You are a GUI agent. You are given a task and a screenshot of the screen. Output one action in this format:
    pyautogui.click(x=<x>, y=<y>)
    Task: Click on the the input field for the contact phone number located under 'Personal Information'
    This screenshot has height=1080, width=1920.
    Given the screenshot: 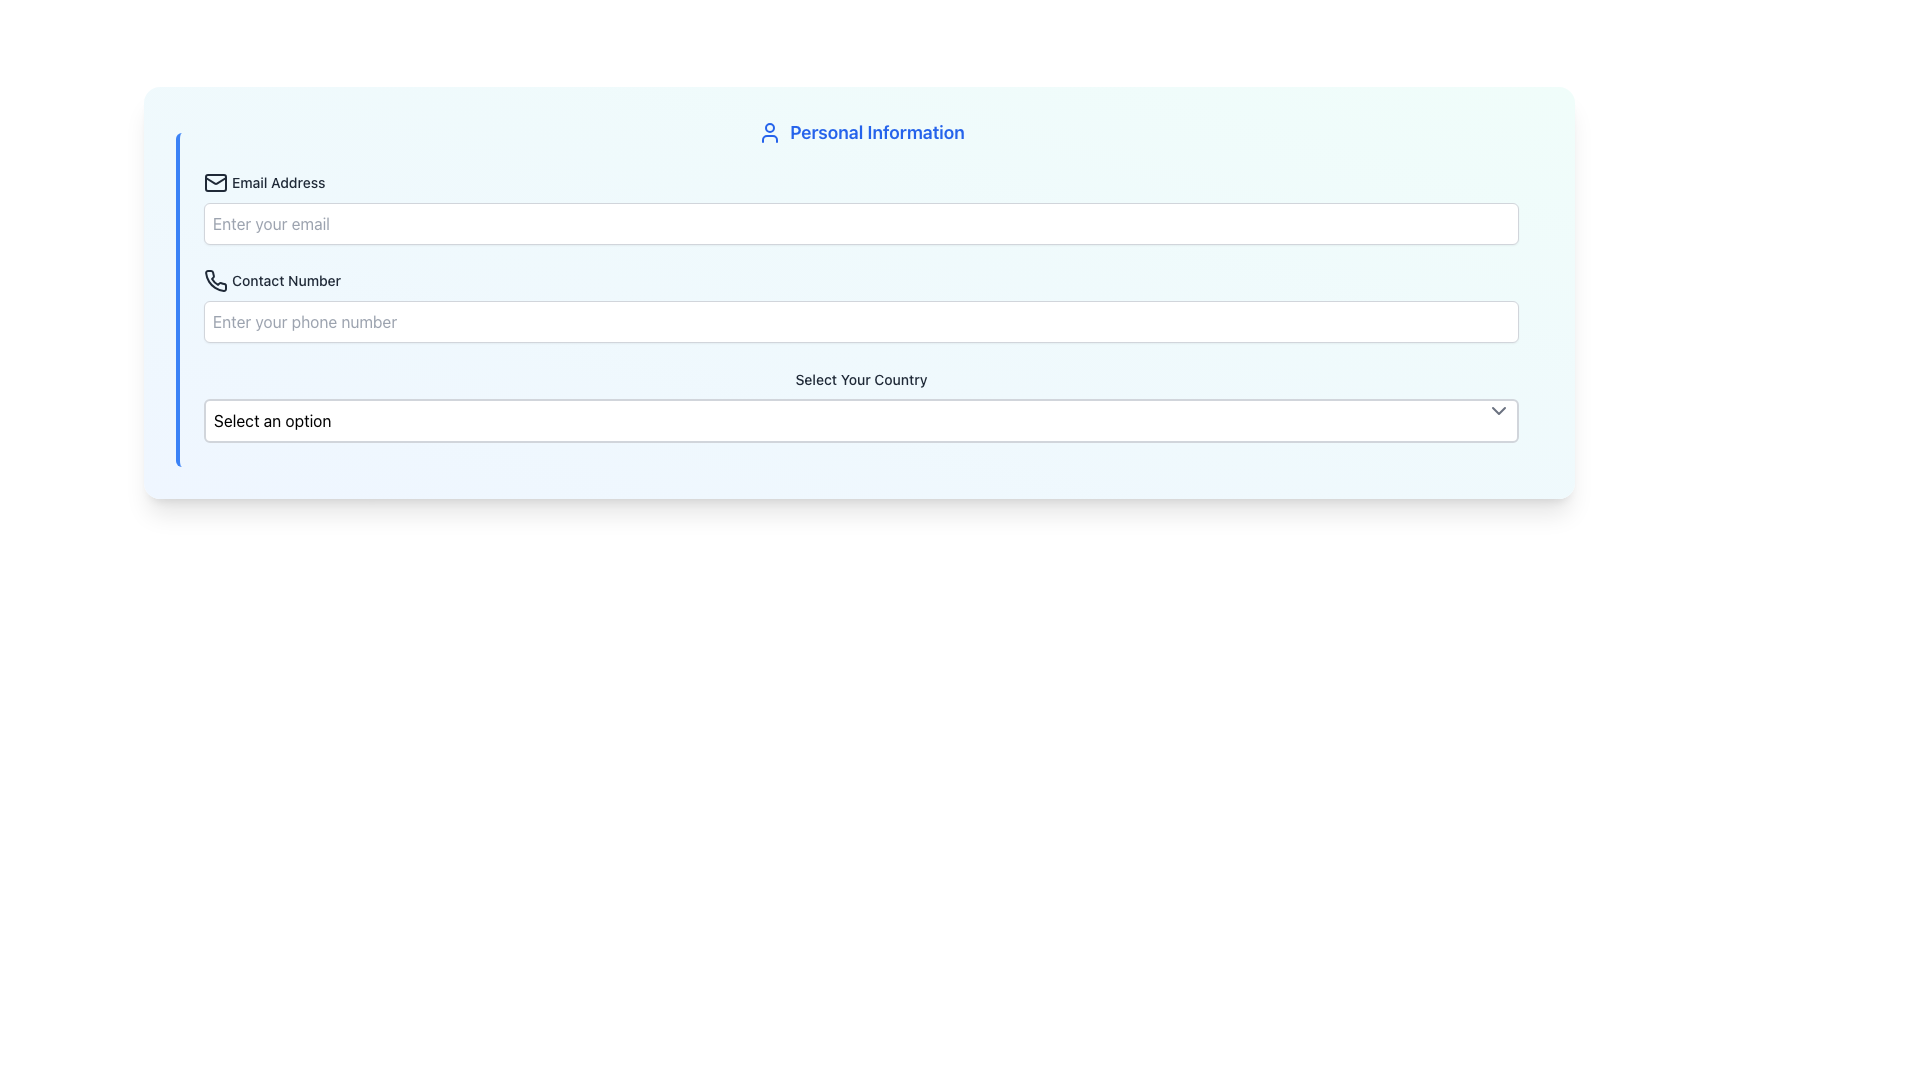 What is the action you would take?
    pyautogui.click(x=861, y=305)
    